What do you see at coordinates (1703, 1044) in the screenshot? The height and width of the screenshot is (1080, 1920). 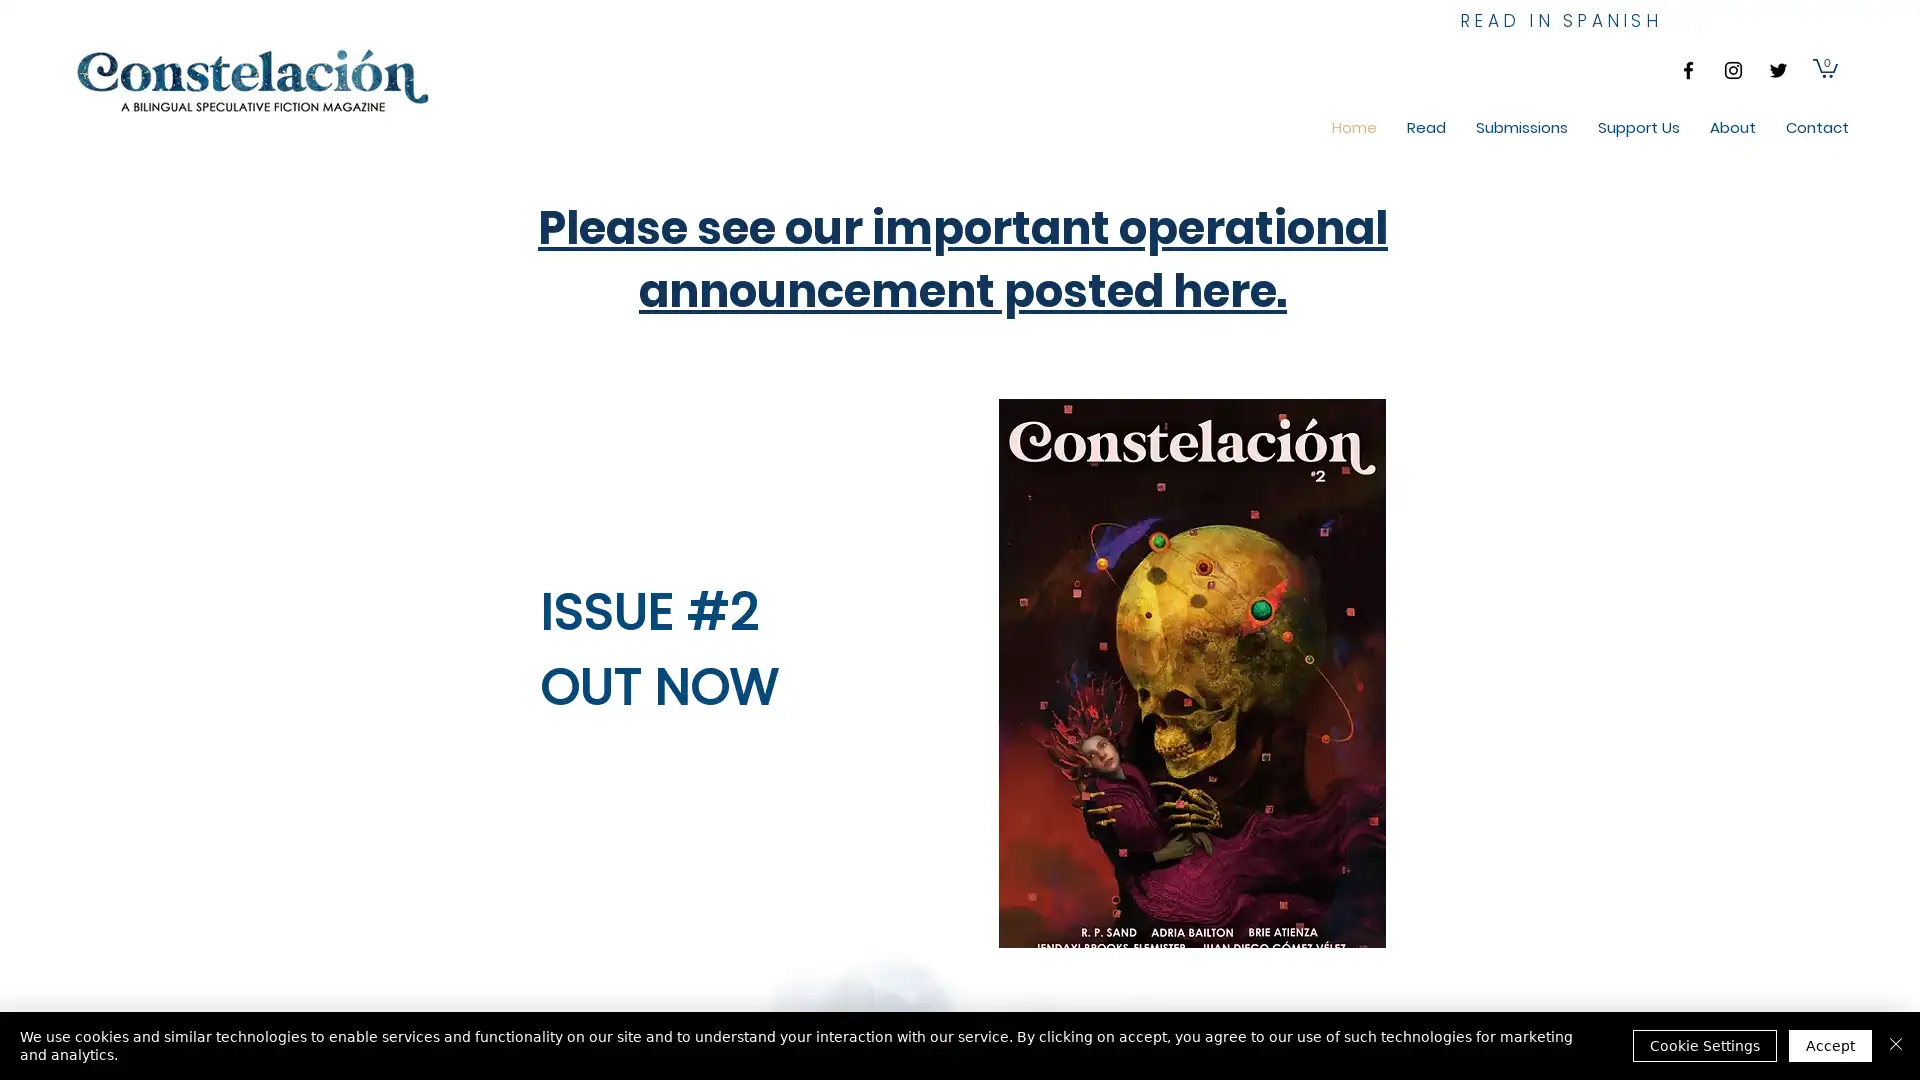 I see `Cookie Settings` at bounding box center [1703, 1044].